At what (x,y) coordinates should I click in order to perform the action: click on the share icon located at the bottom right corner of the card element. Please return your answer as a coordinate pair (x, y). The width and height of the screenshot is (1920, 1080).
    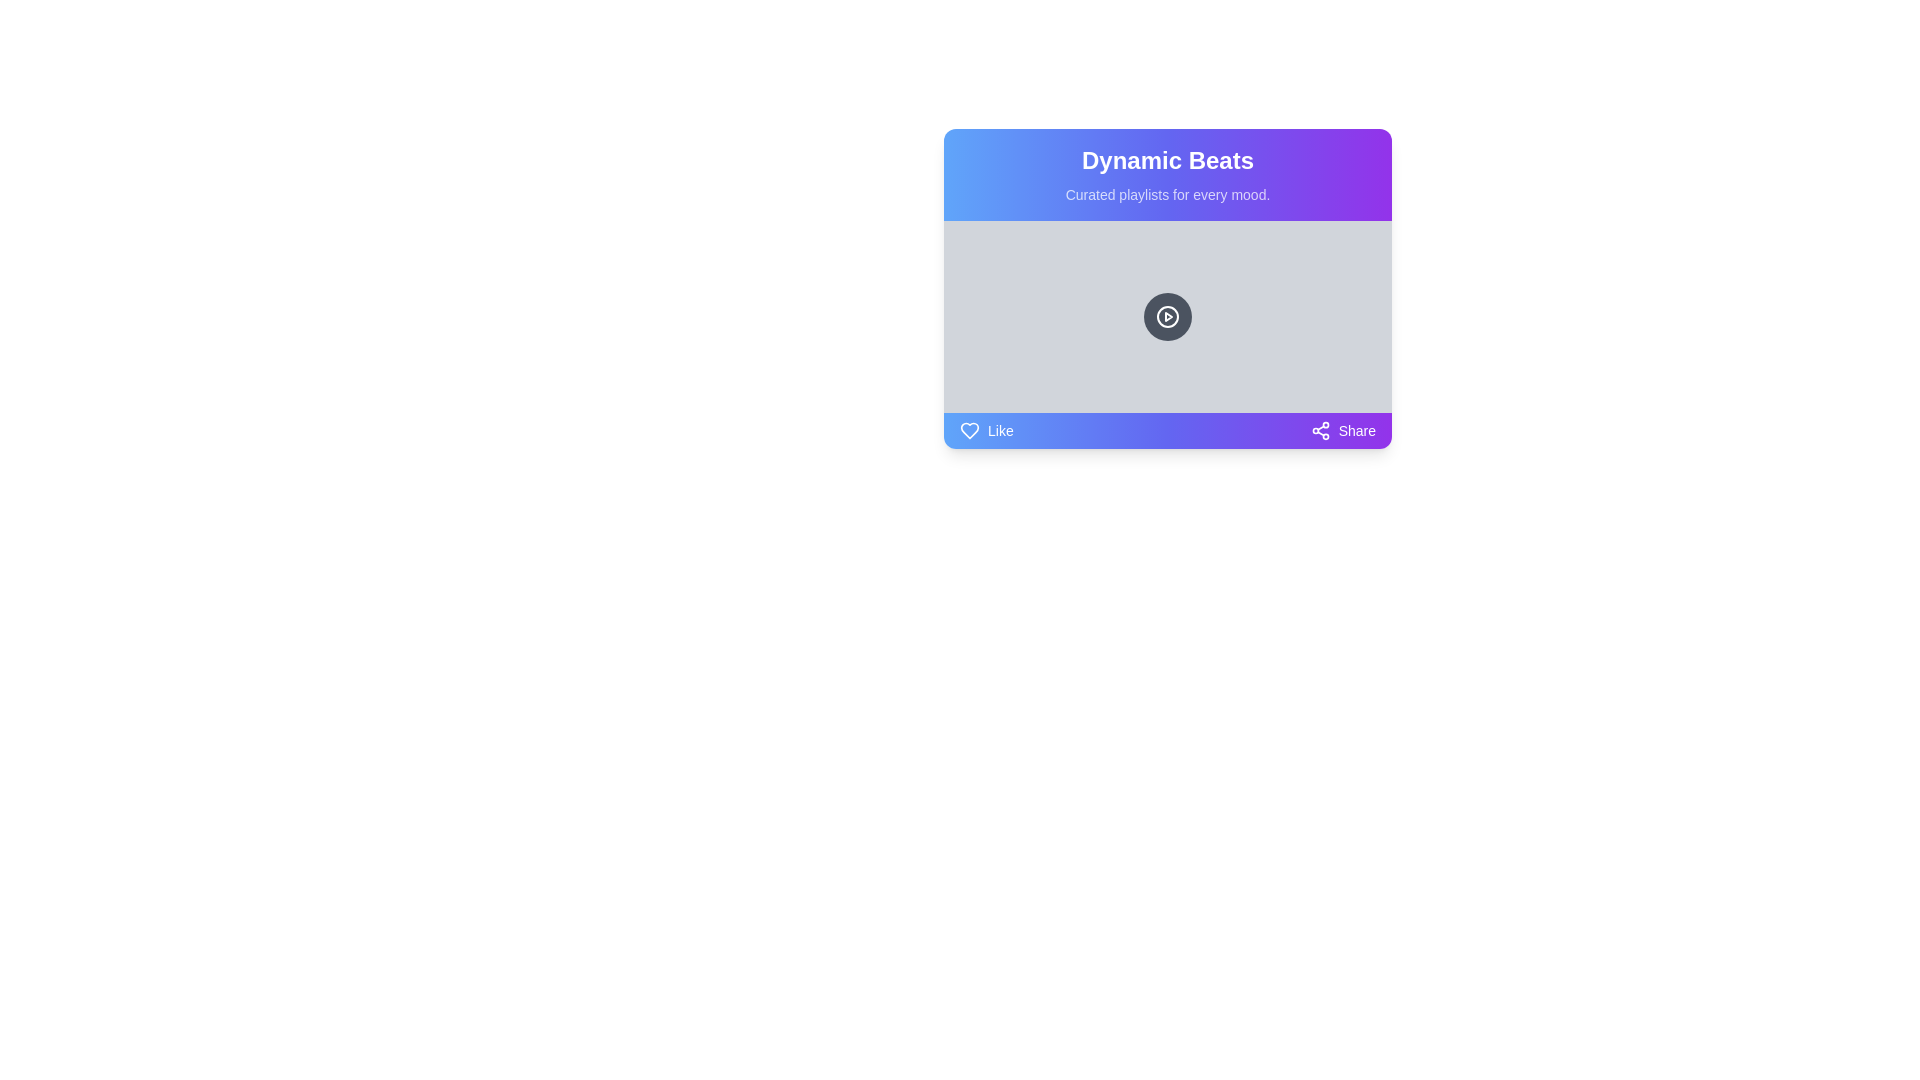
    Looking at the image, I should click on (1320, 430).